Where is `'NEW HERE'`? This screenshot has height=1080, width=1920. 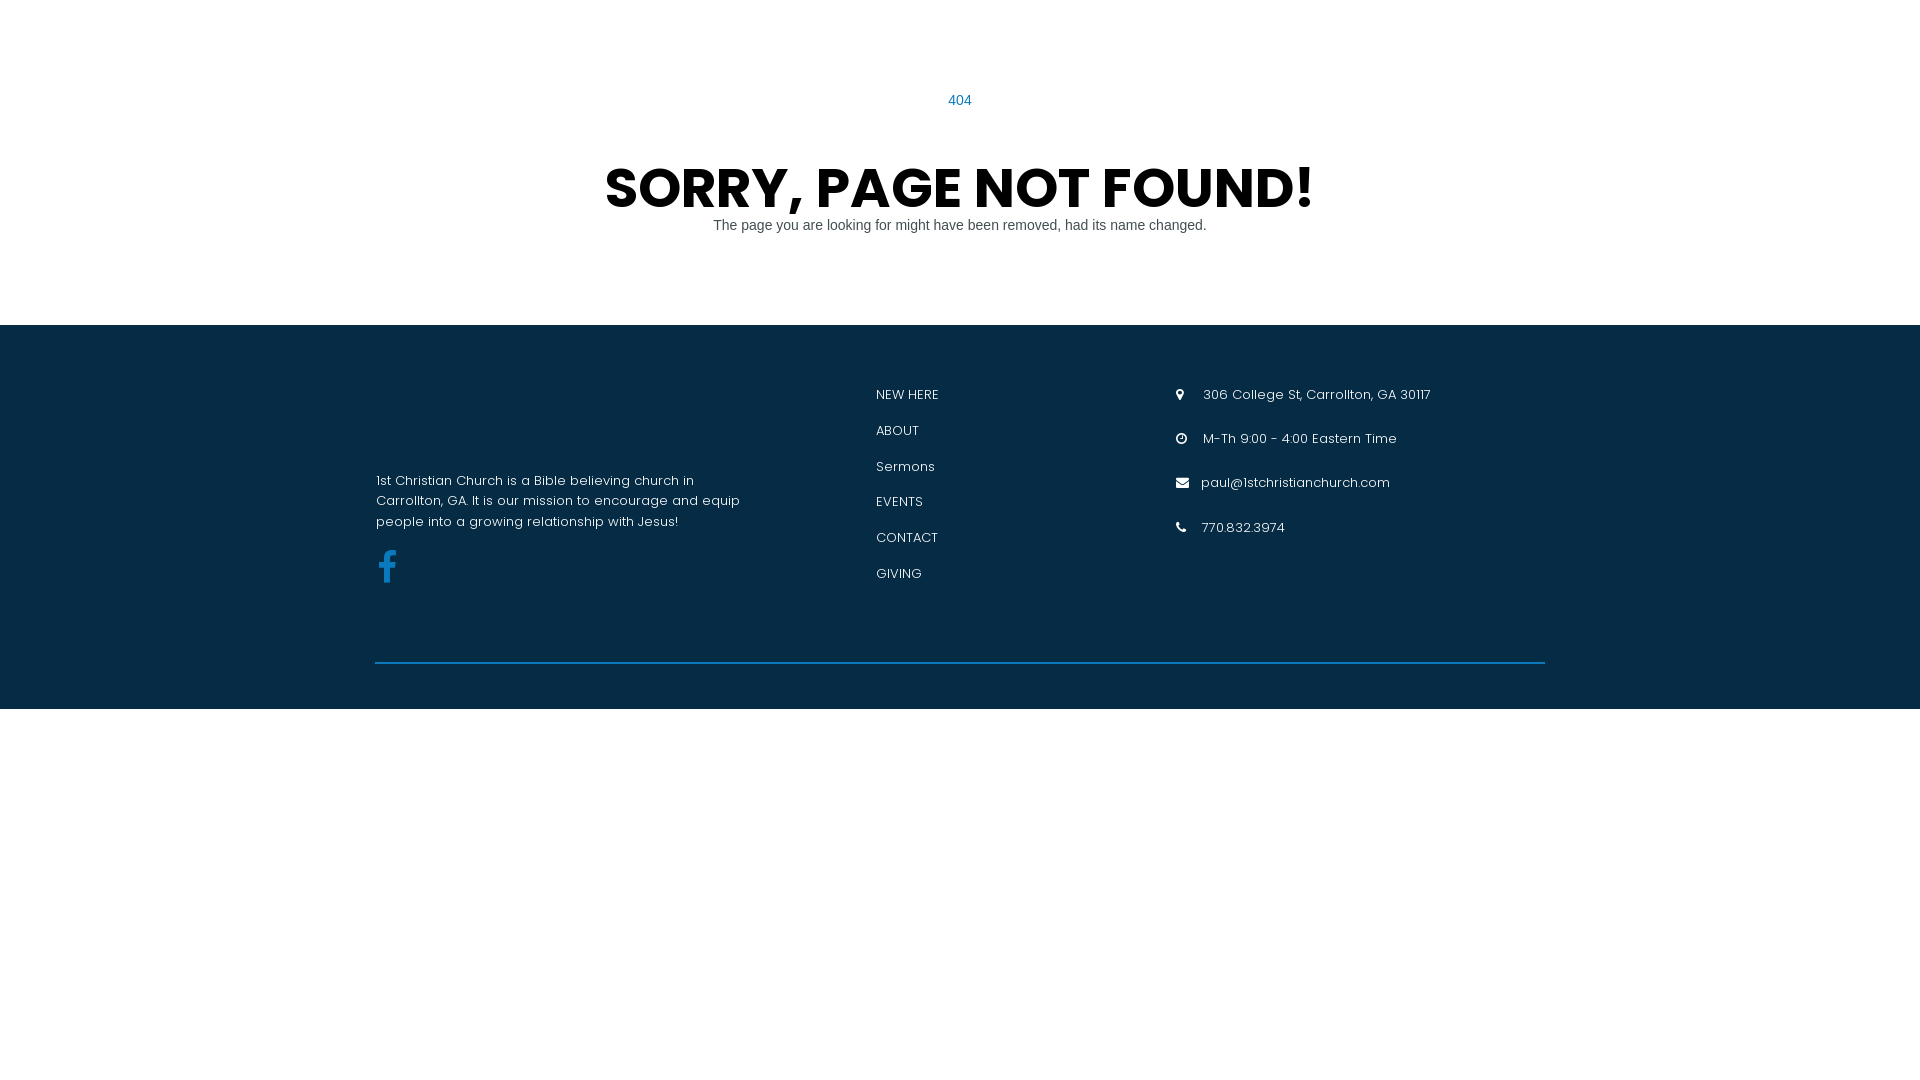
'NEW HERE' is located at coordinates (906, 394).